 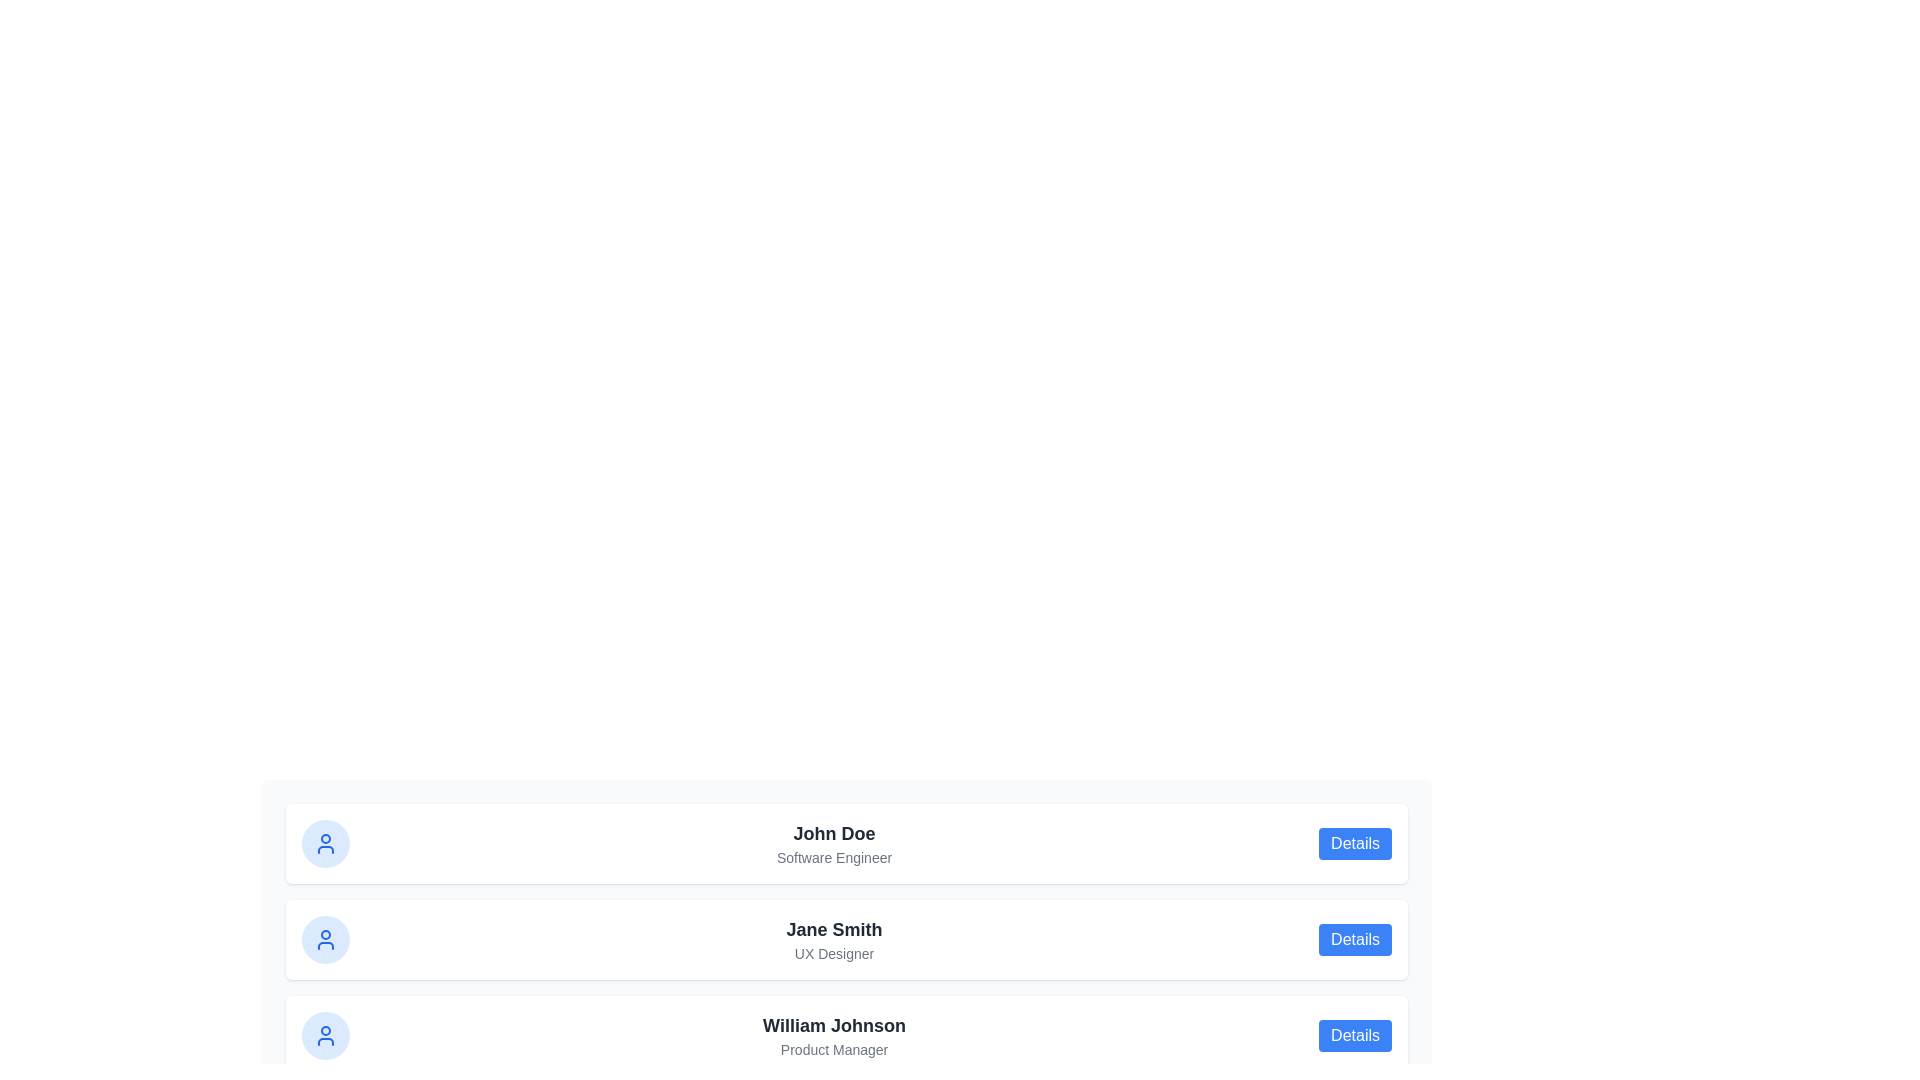 What do you see at coordinates (326, 1035) in the screenshot?
I see `the user profile icon representing 'William Johnson, Product Manager' by moving the cursor to its center point` at bounding box center [326, 1035].